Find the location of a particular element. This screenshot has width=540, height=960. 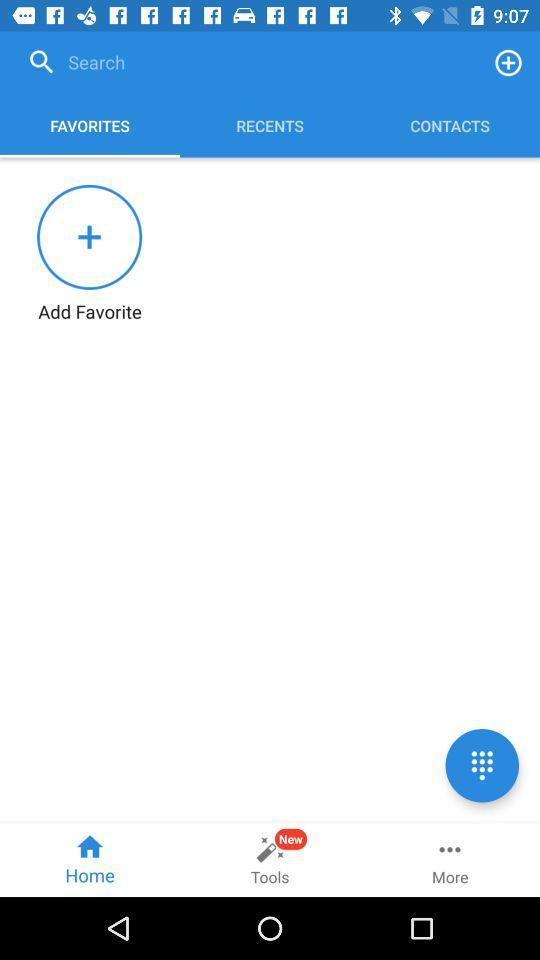

contact is located at coordinates (508, 62).